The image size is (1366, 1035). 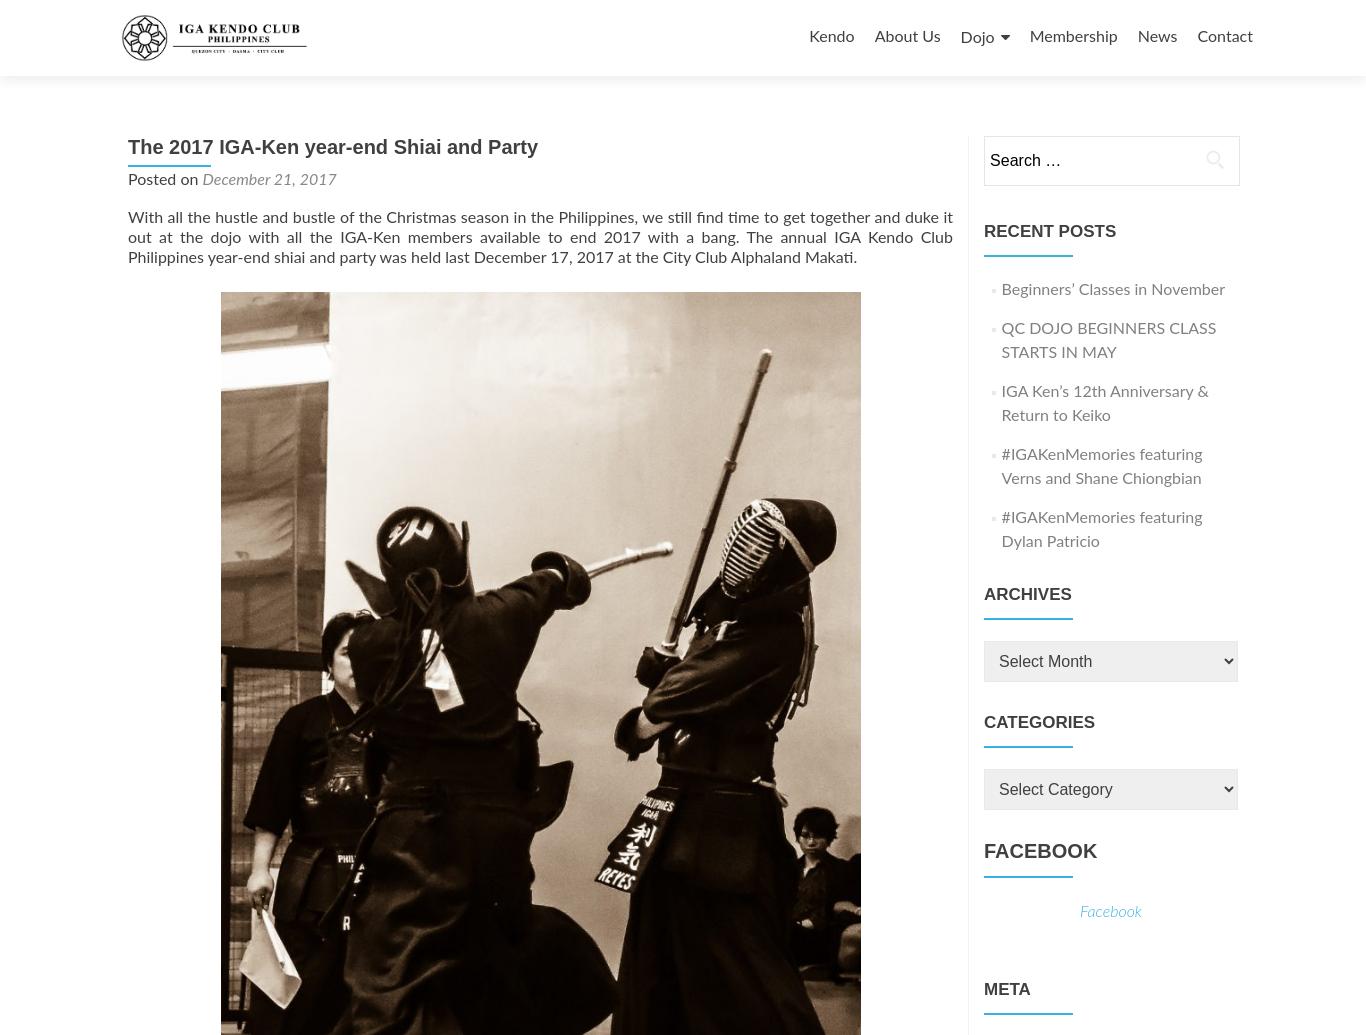 I want to click on 'About Us', so click(x=906, y=36).